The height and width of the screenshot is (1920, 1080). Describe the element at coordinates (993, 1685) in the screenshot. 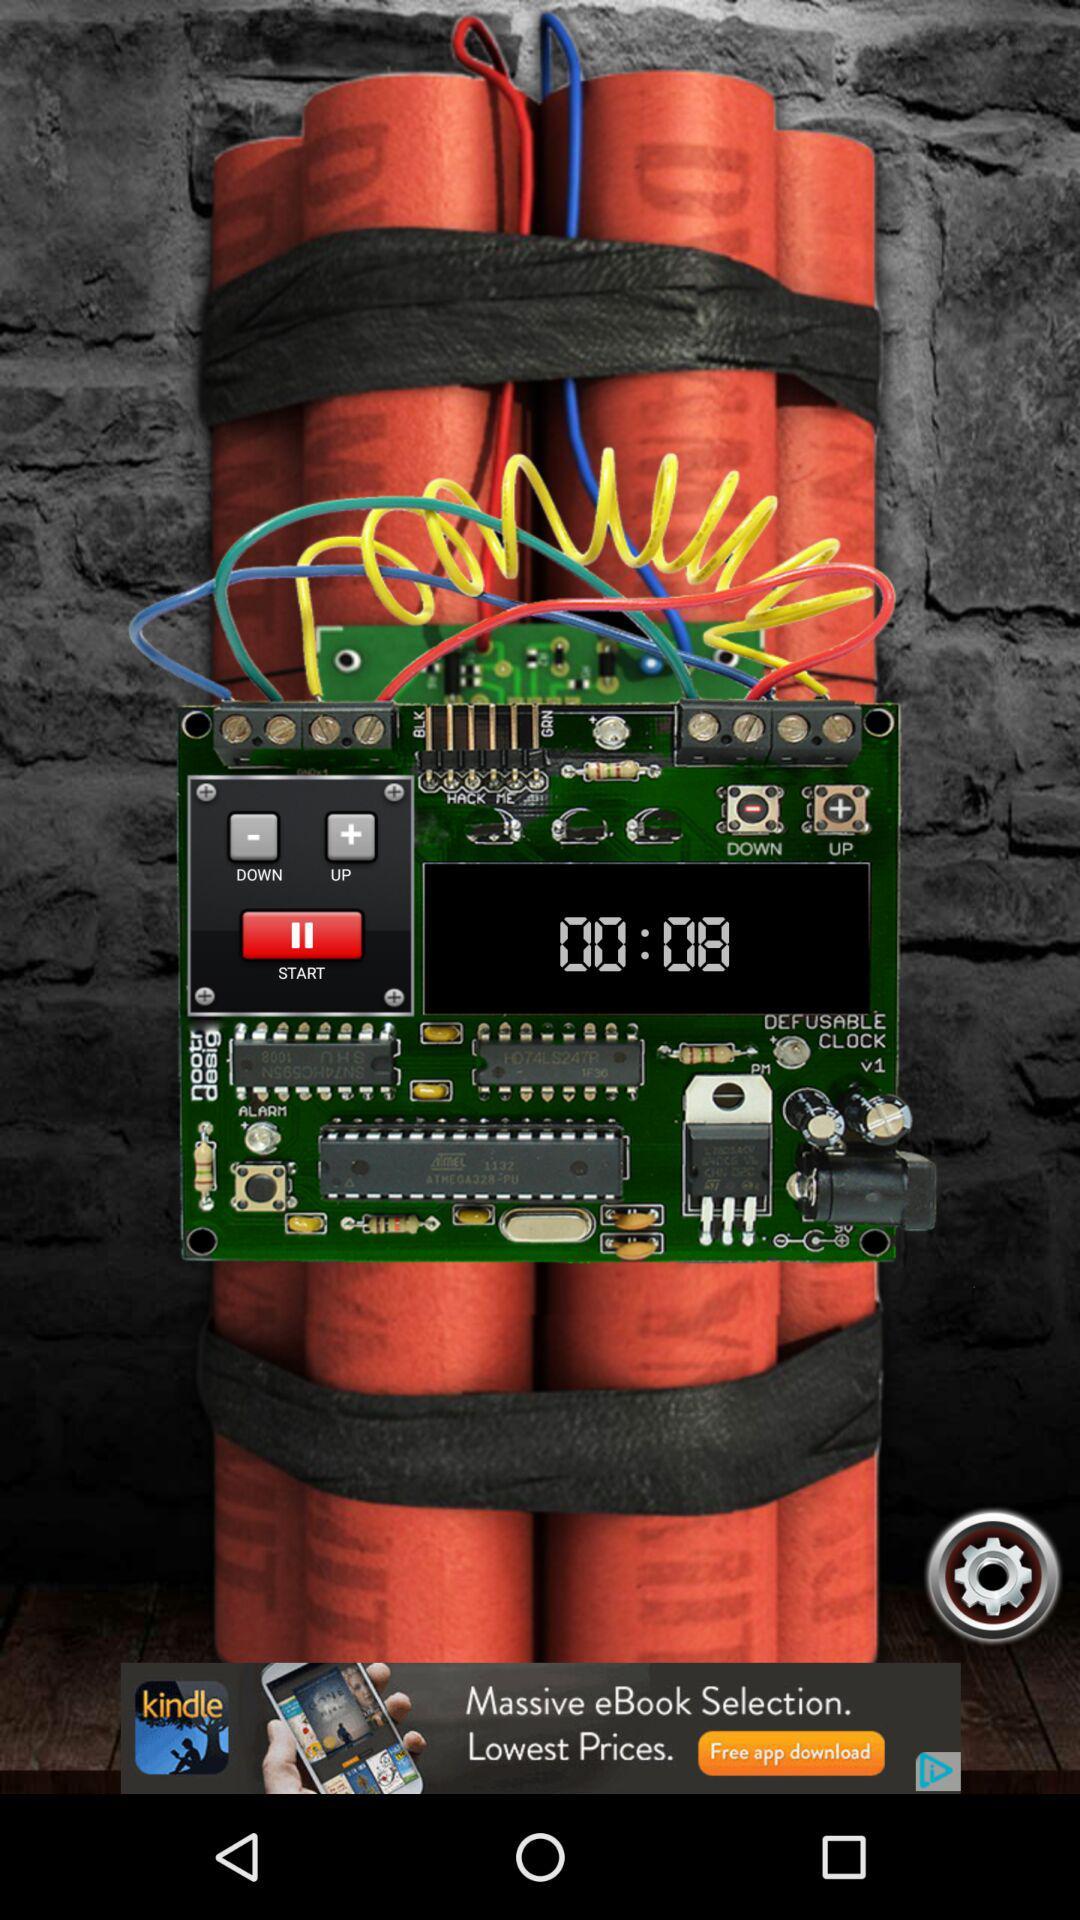

I see `the settings icon` at that location.